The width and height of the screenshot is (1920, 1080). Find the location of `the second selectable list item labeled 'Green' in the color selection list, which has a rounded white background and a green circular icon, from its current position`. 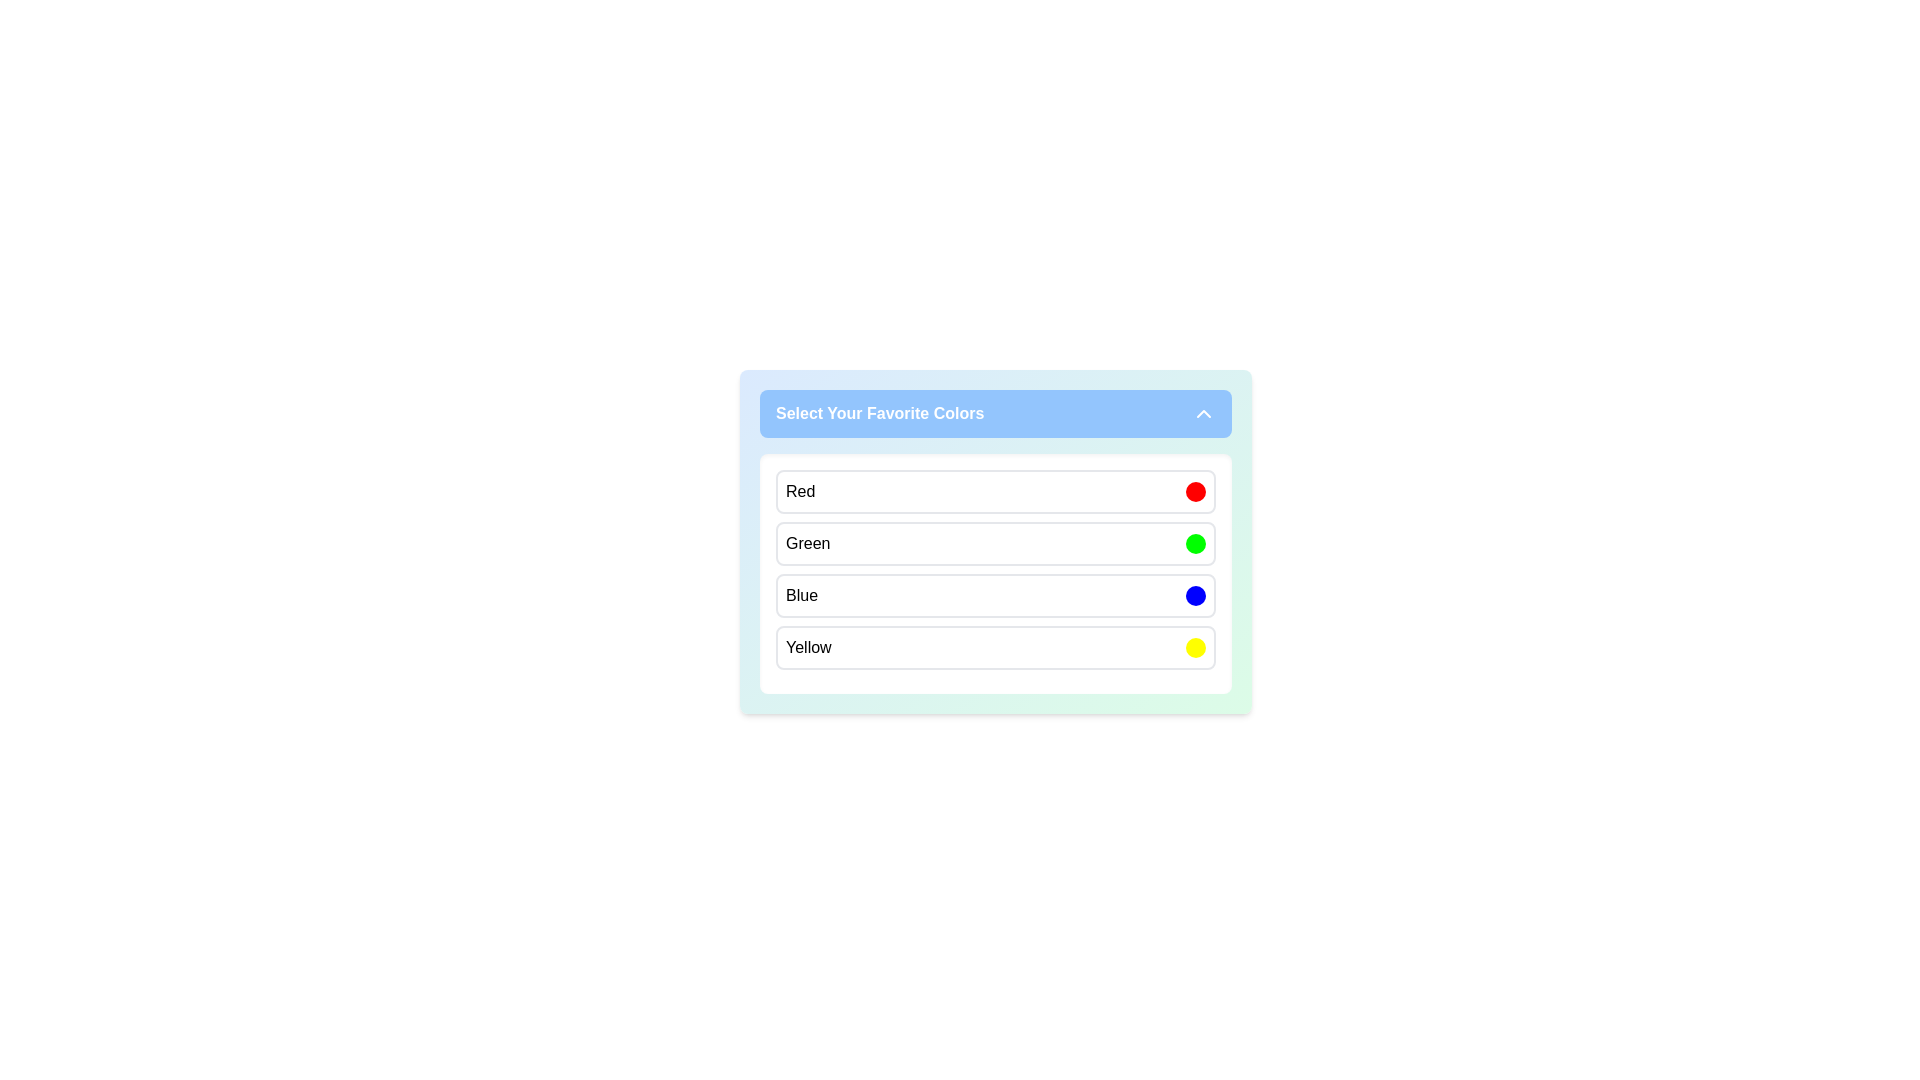

the second selectable list item labeled 'Green' in the color selection list, which has a rounded white background and a green circular icon, from its current position is located at coordinates (996, 543).